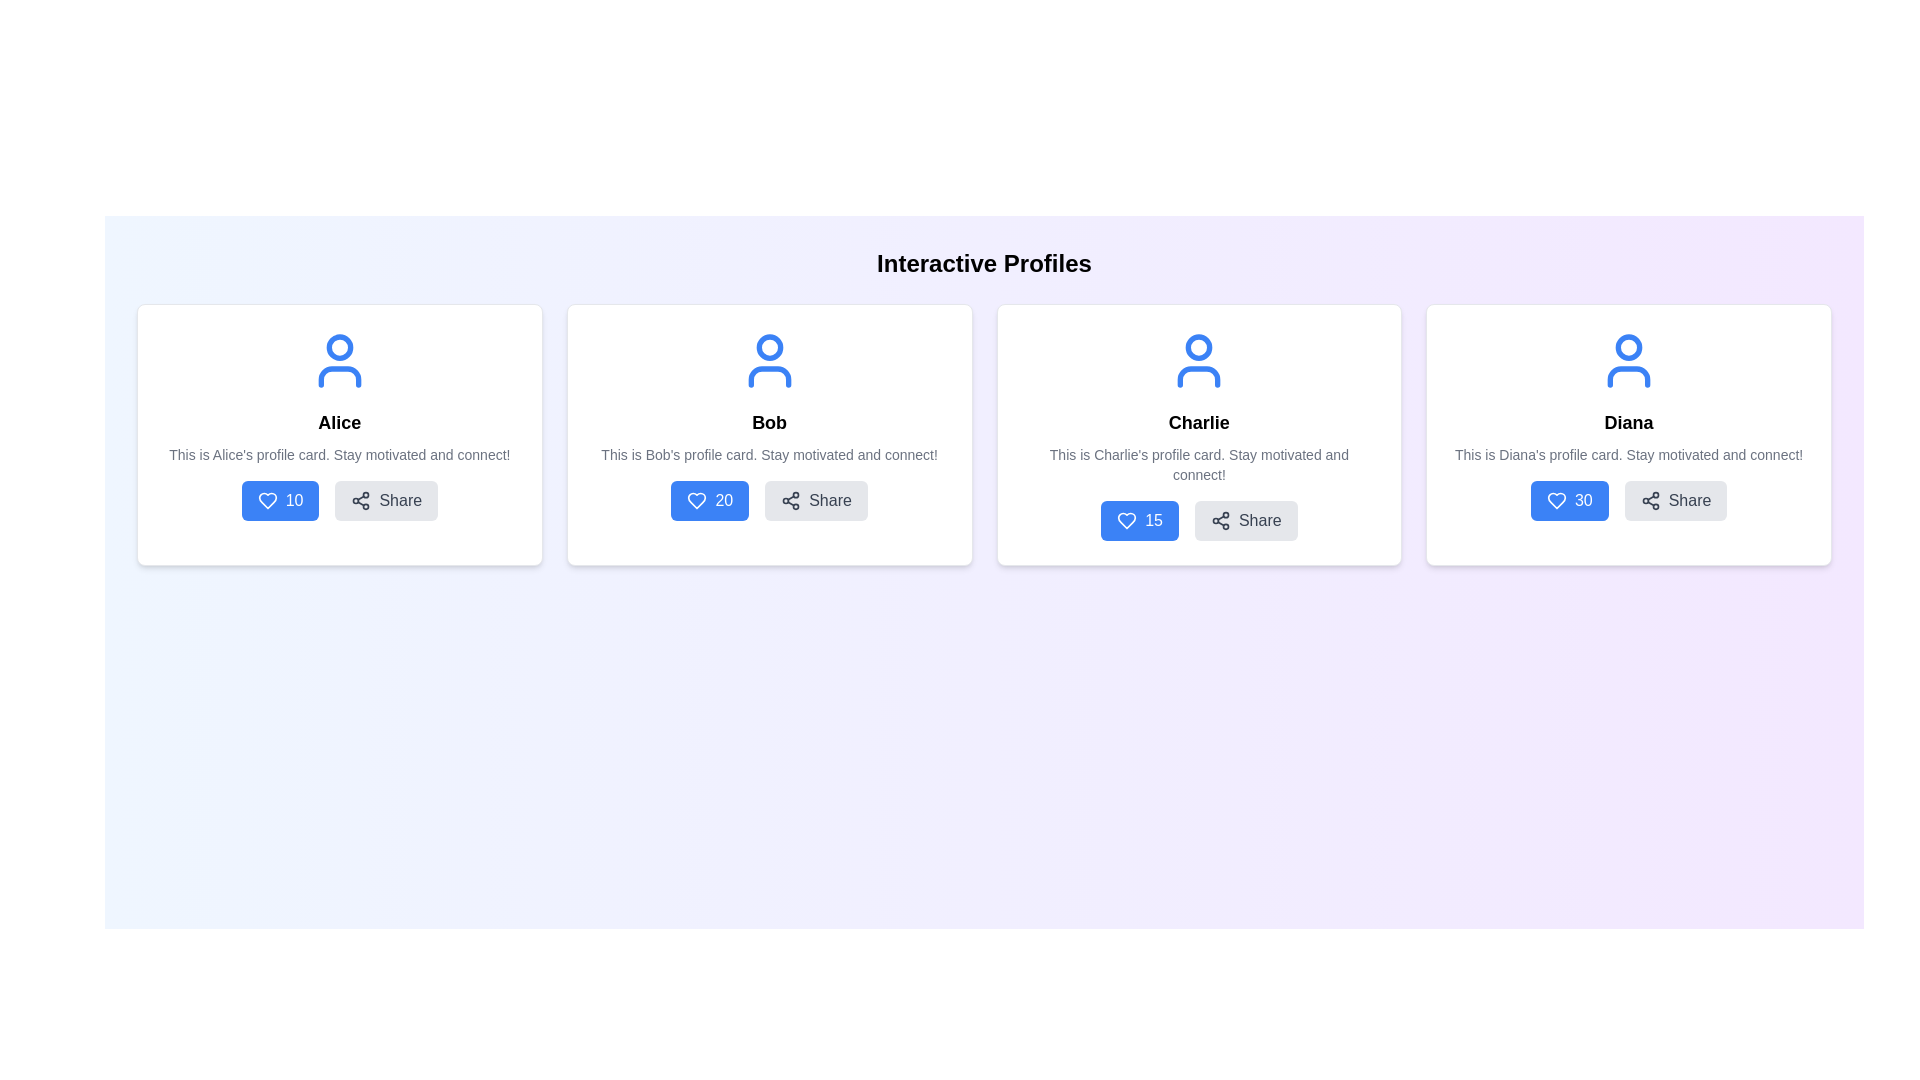  I want to click on the user icon representing 'Bob' located at the top of the profile card in the second position from the left, so click(768, 361).